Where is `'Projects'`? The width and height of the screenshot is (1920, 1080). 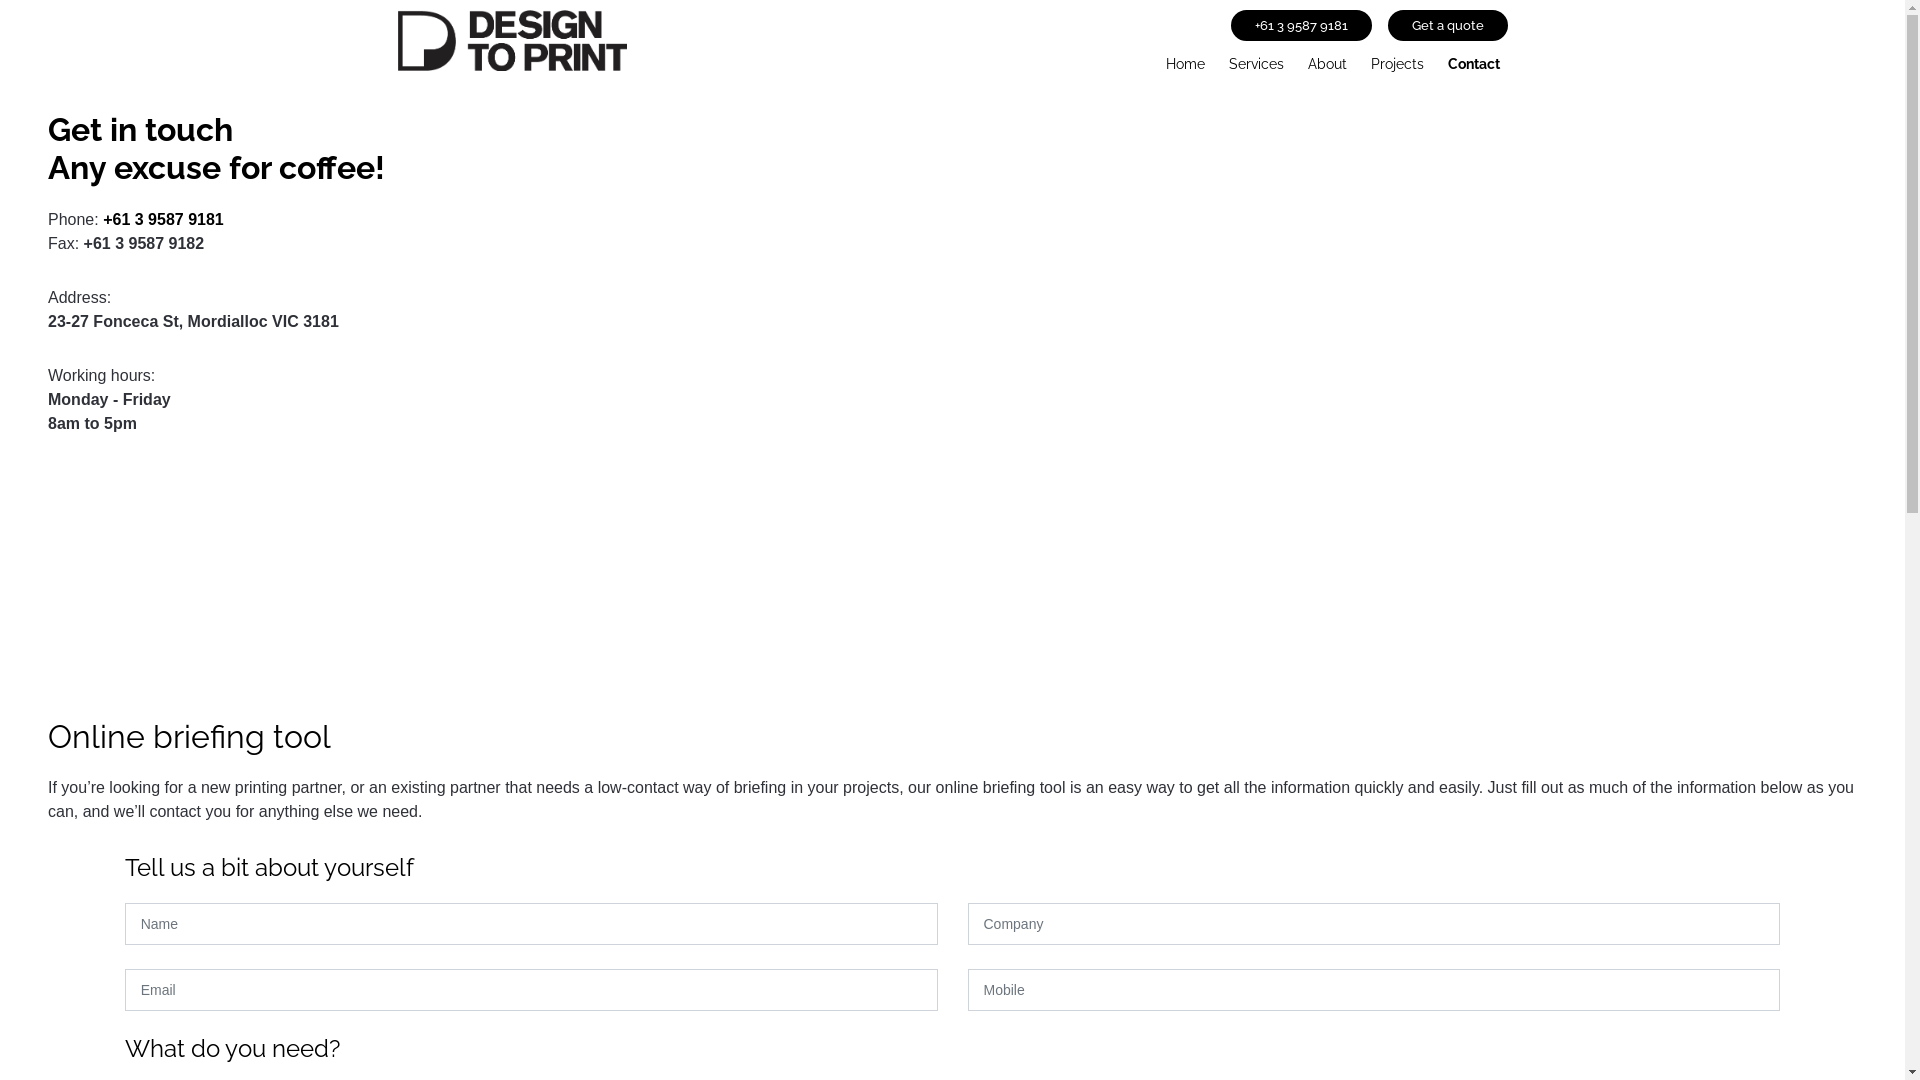
'Projects' is located at coordinates (1395, 59).